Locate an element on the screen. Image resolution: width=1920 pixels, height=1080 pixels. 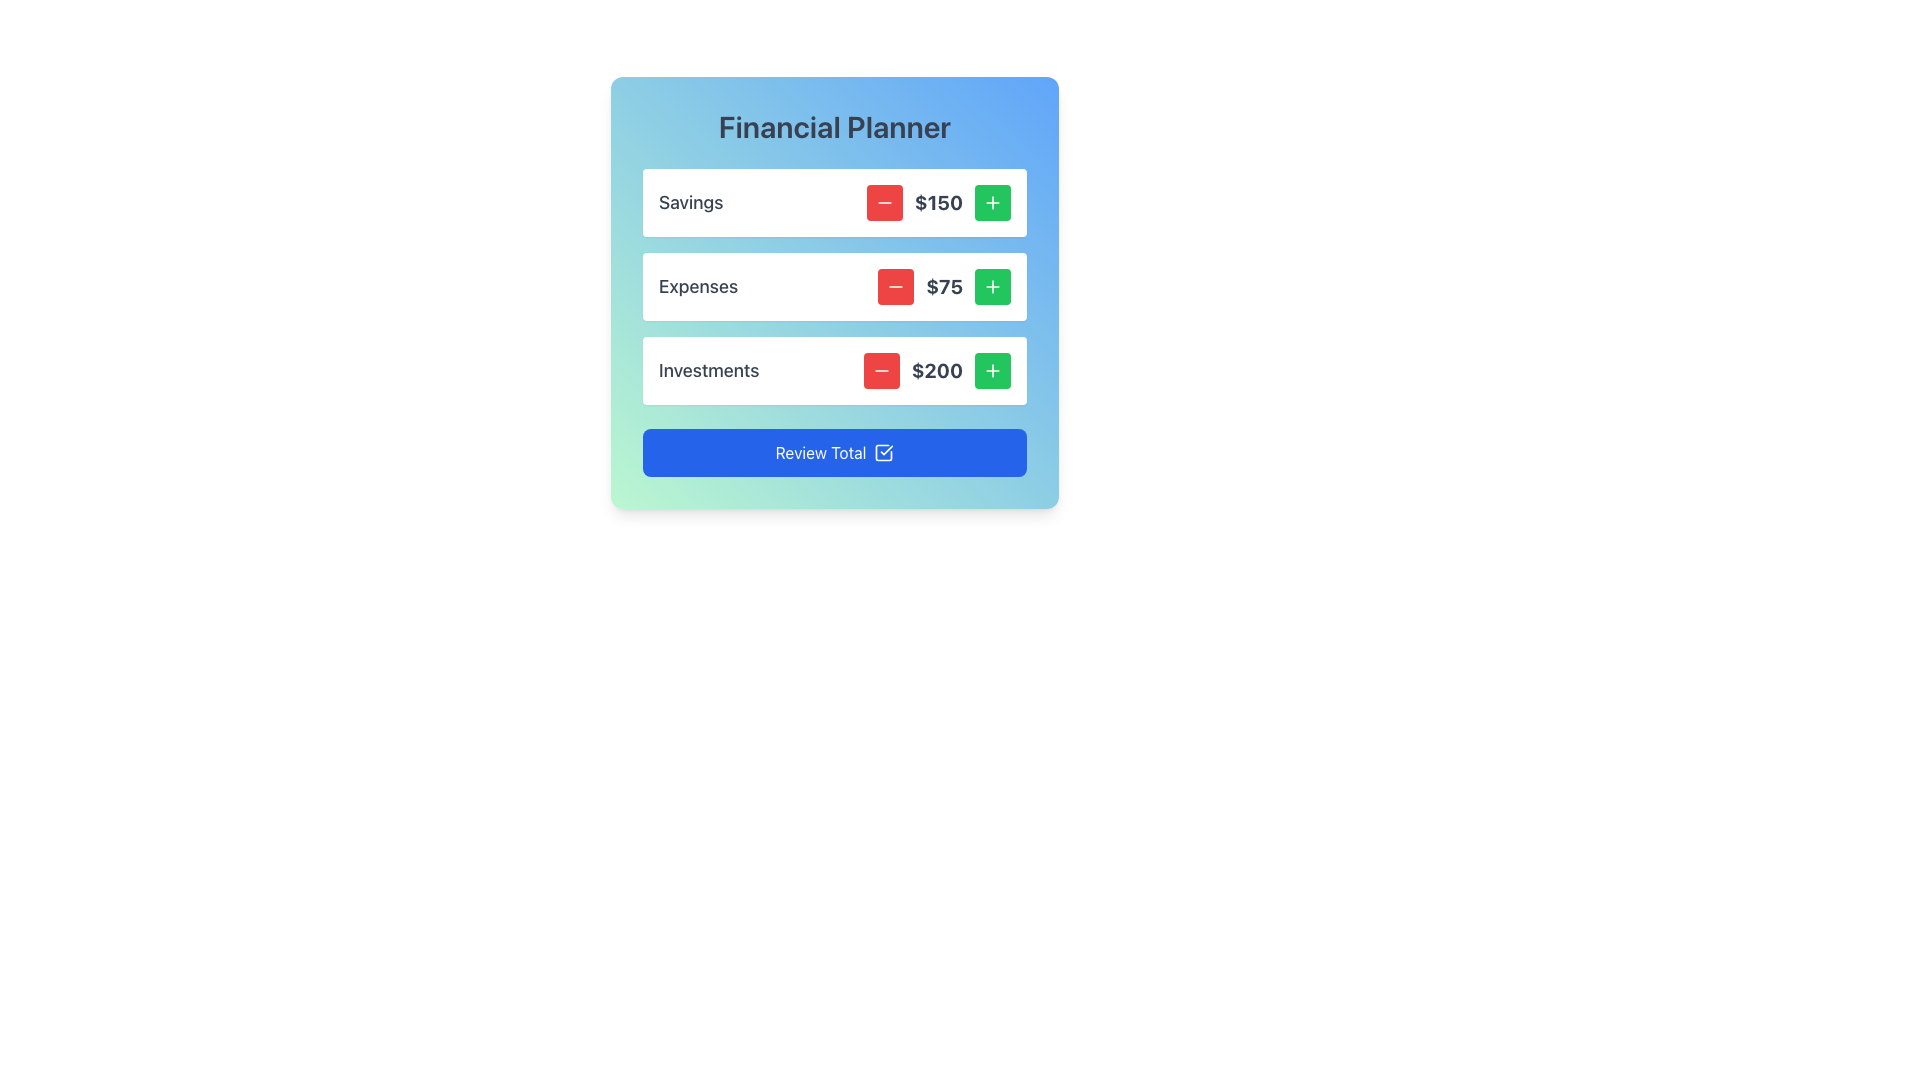
the button that increments a value, located to the far right of the '$150' Savings row, adjacent to a red button is located at coordinates (993, 203).